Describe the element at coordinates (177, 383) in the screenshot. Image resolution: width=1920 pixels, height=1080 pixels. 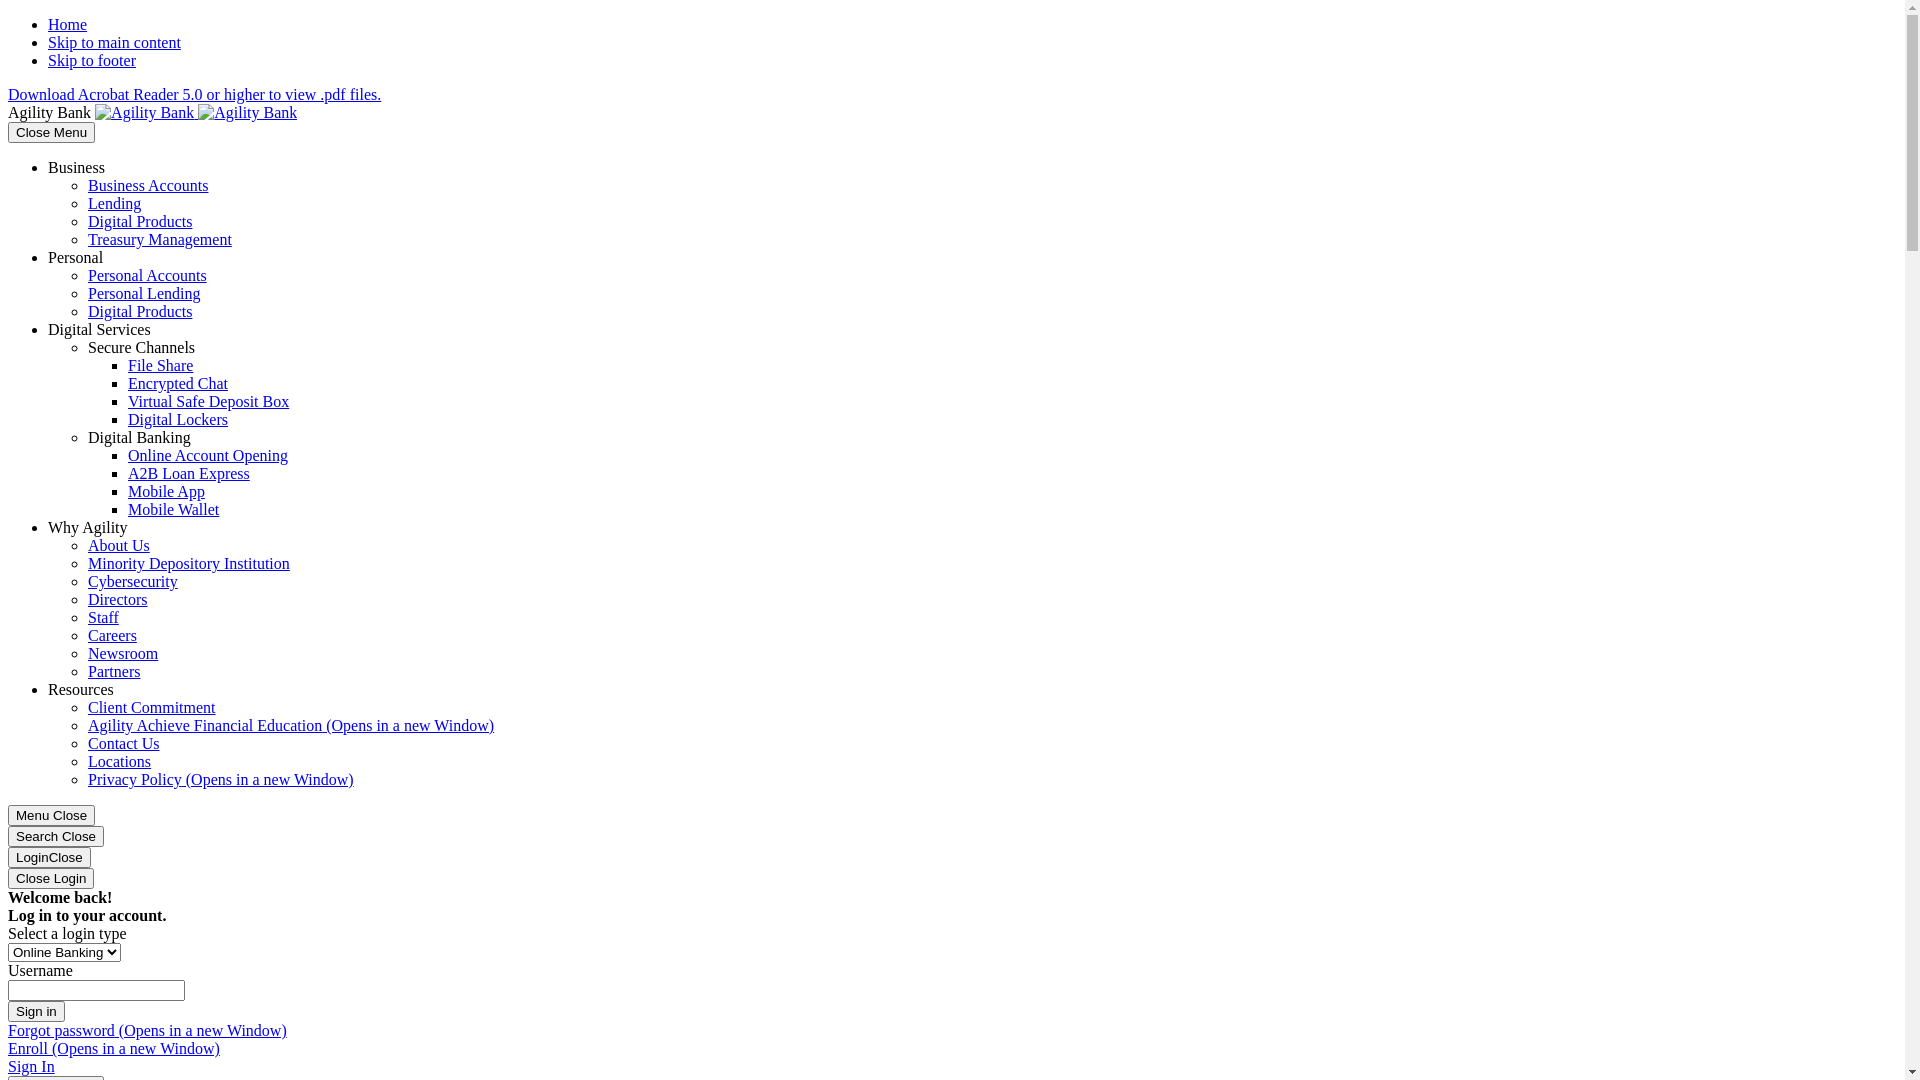
I see `'Encrypted Chat'` at that location.